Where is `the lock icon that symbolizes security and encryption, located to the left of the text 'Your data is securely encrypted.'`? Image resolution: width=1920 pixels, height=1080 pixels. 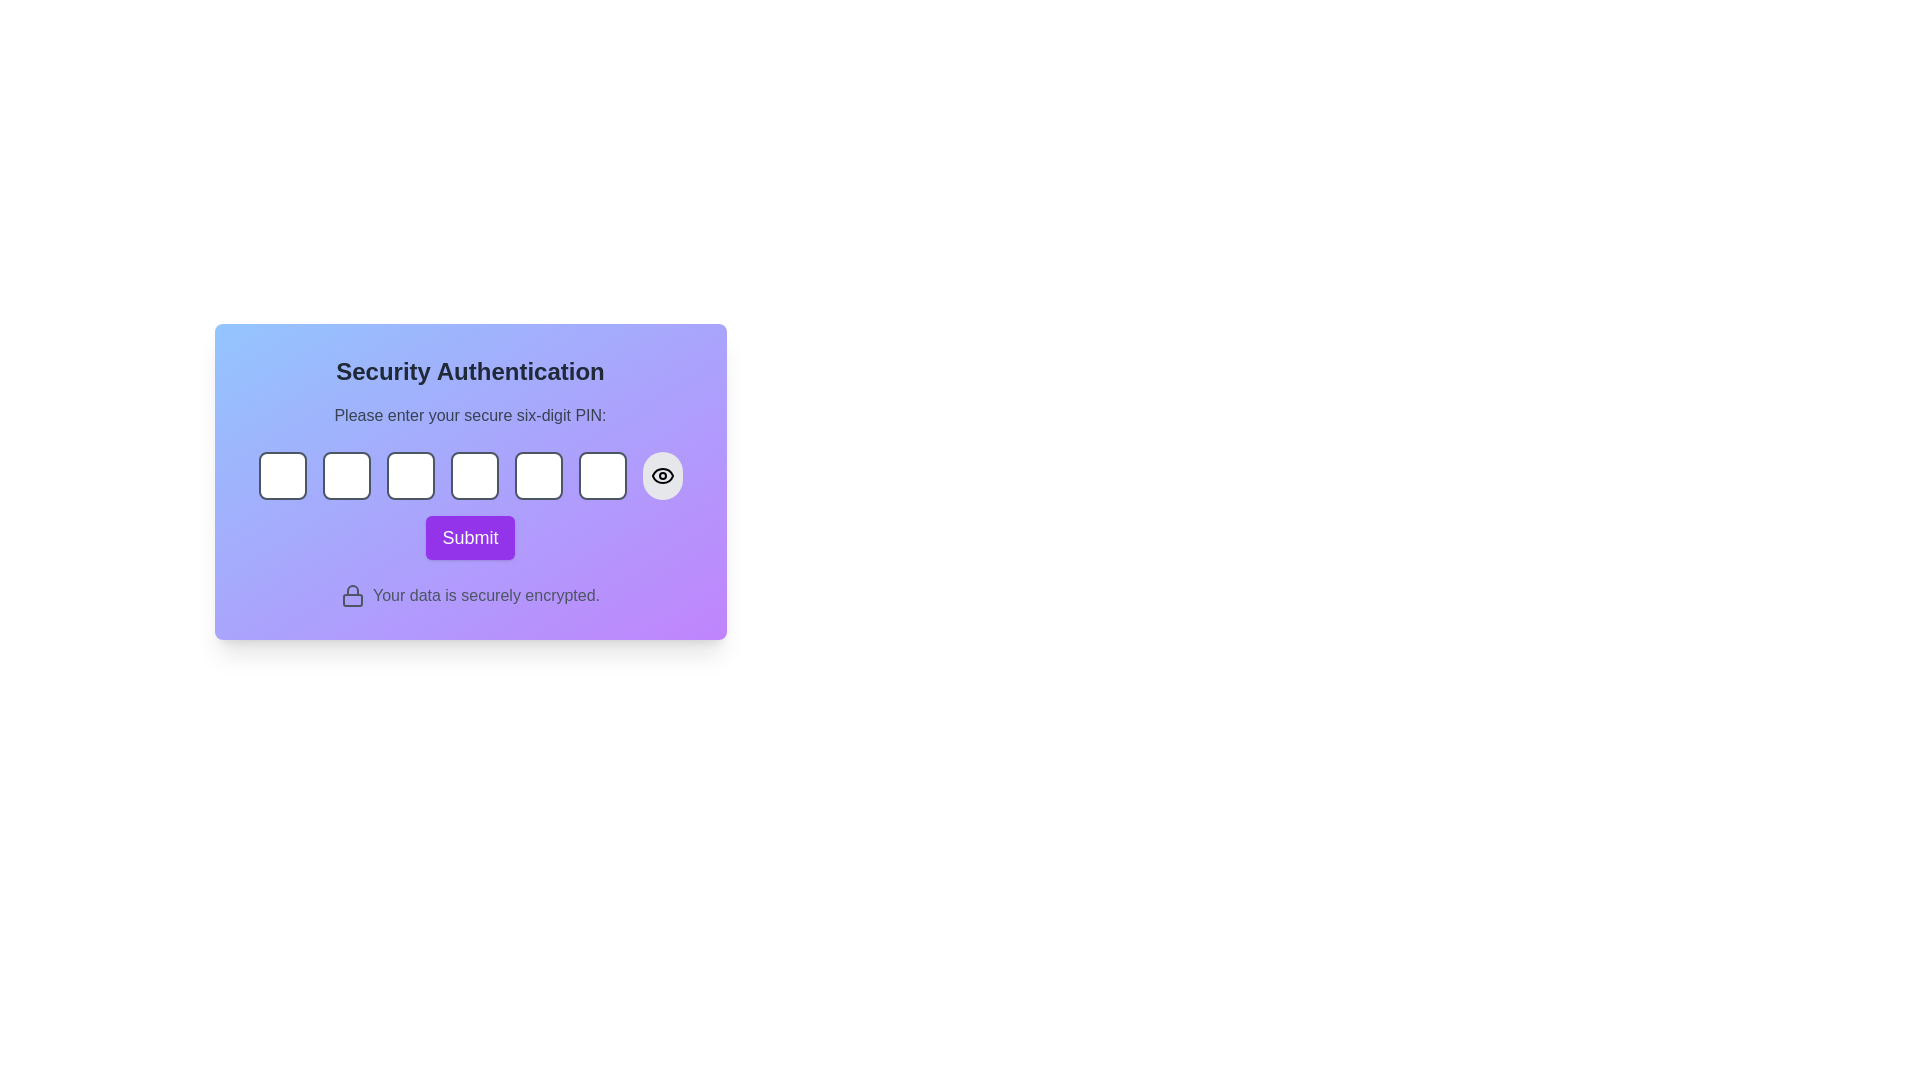
the lock icon that symbolizes security and encryption, located to the left of the text 'Your data is securely encrypted.' is located at coordinates (352, 595).